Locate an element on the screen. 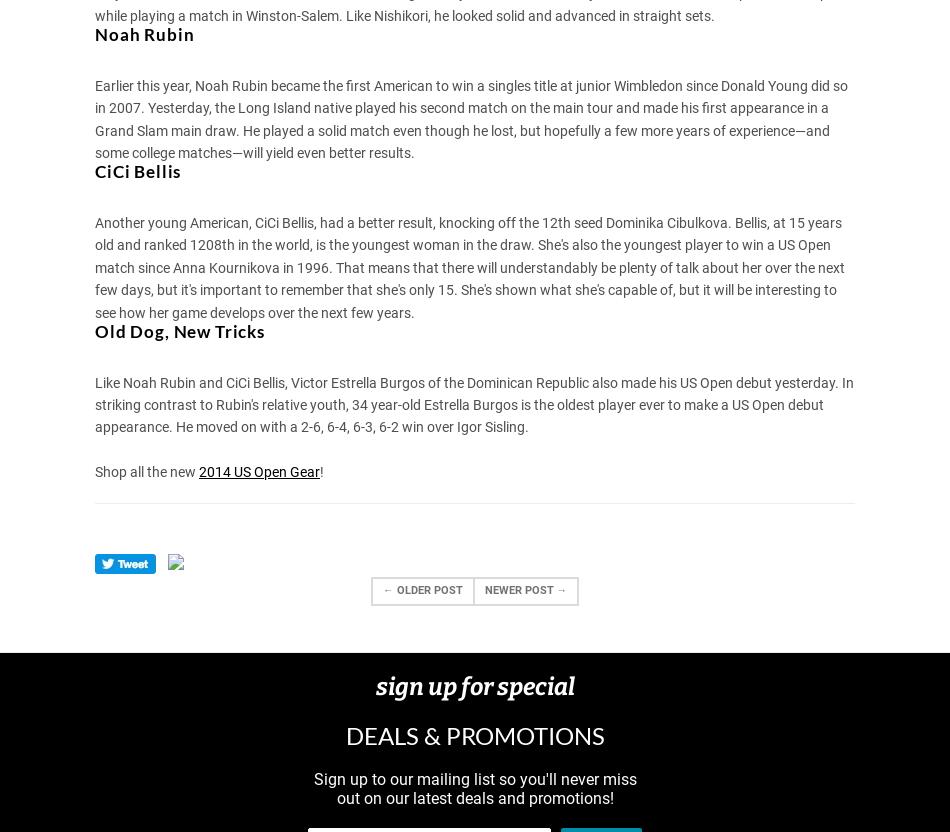  '!' is located at coordinates (320, 470).